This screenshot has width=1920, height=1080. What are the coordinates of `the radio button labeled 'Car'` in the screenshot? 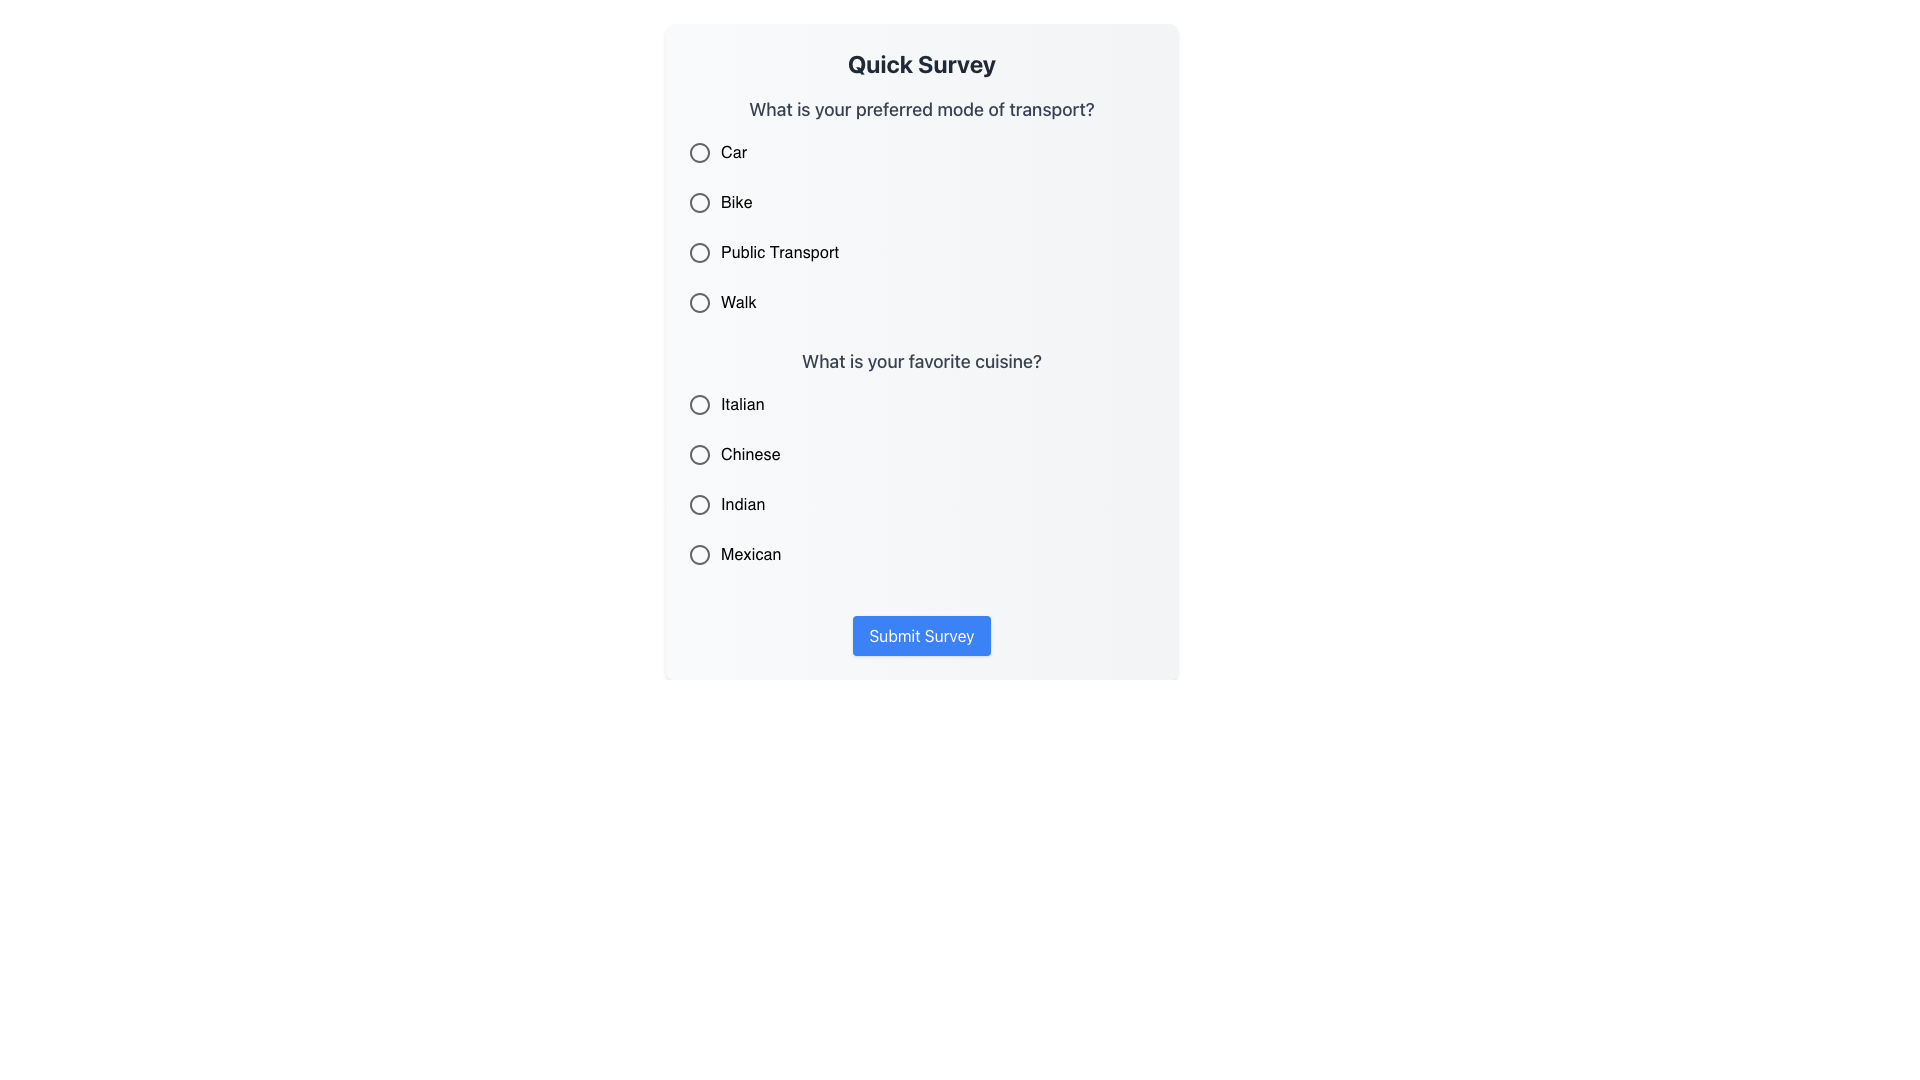 It's located at (907, 152).